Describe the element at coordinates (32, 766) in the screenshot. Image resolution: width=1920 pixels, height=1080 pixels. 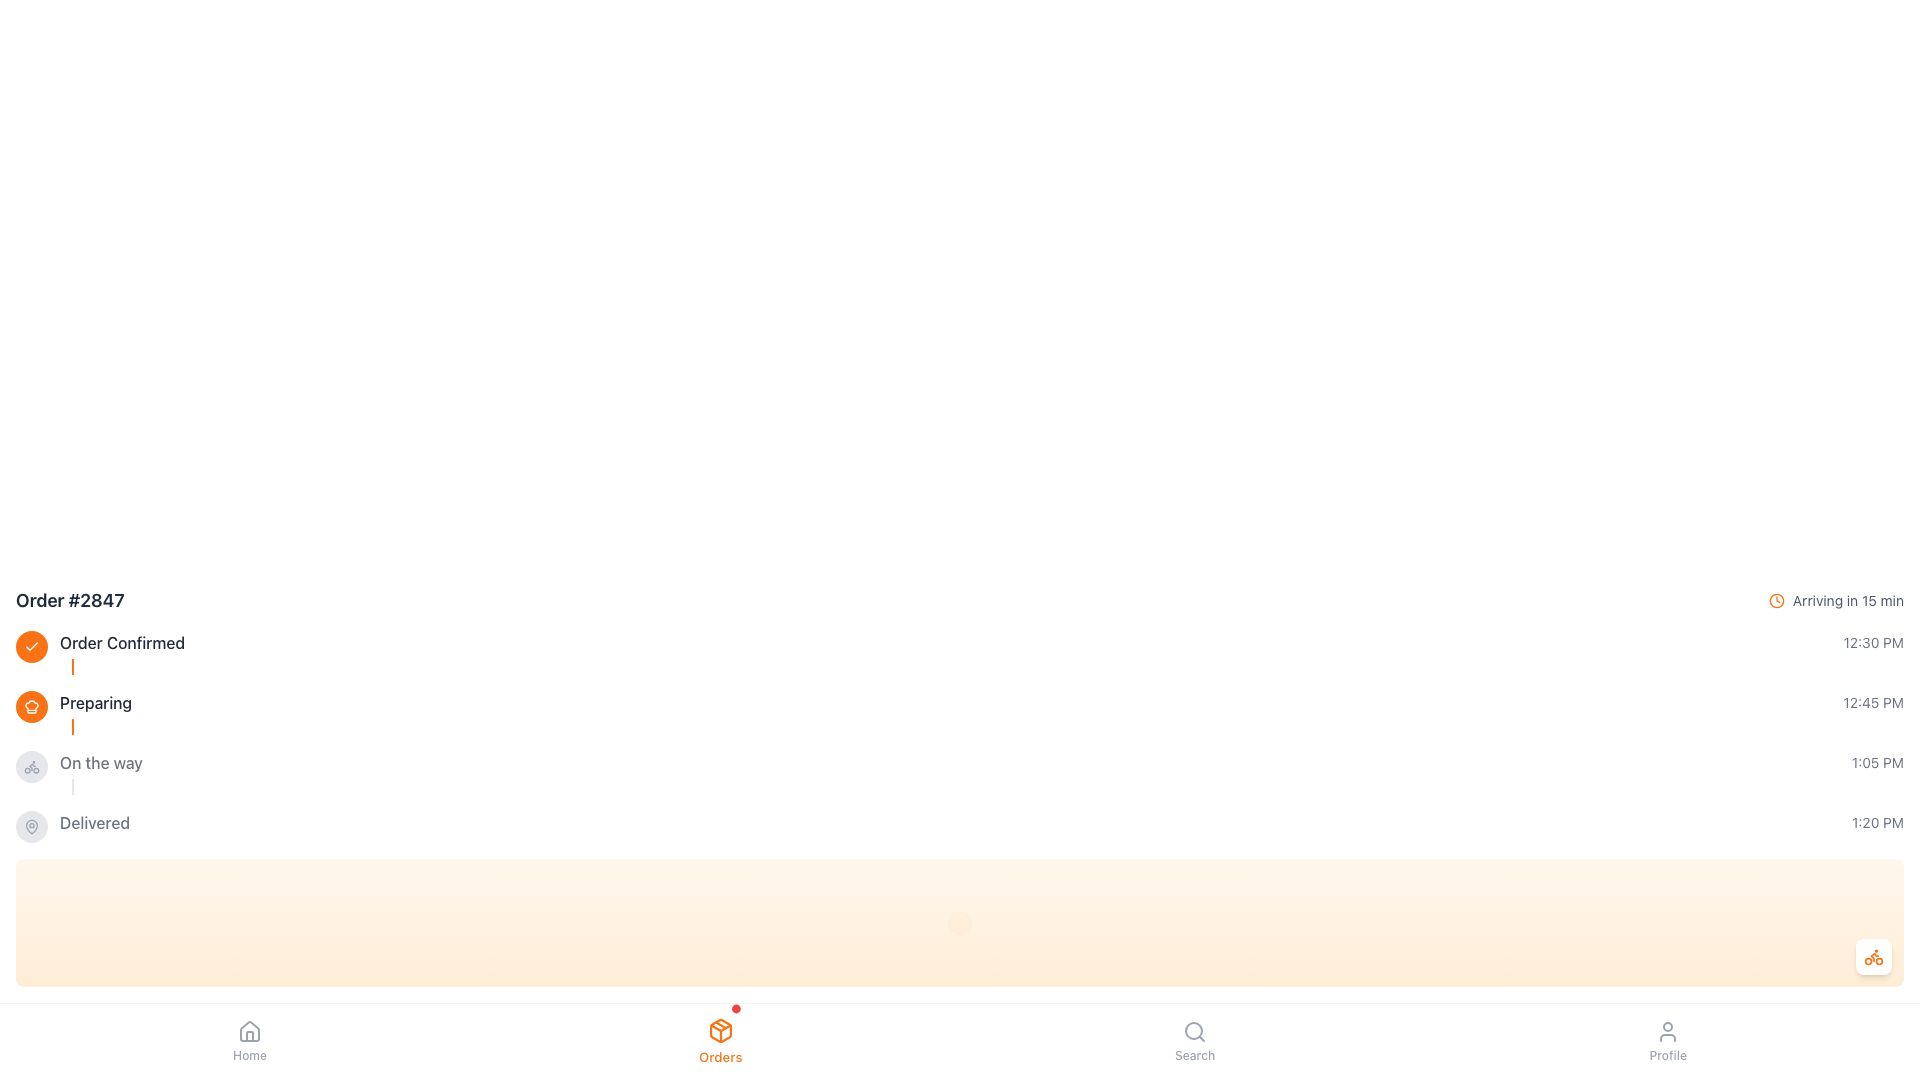
I see `the 'On the way' status icon, which is represented by a bike symbol located in the vertical list of order statuses under 'Order #2847'` at that location.